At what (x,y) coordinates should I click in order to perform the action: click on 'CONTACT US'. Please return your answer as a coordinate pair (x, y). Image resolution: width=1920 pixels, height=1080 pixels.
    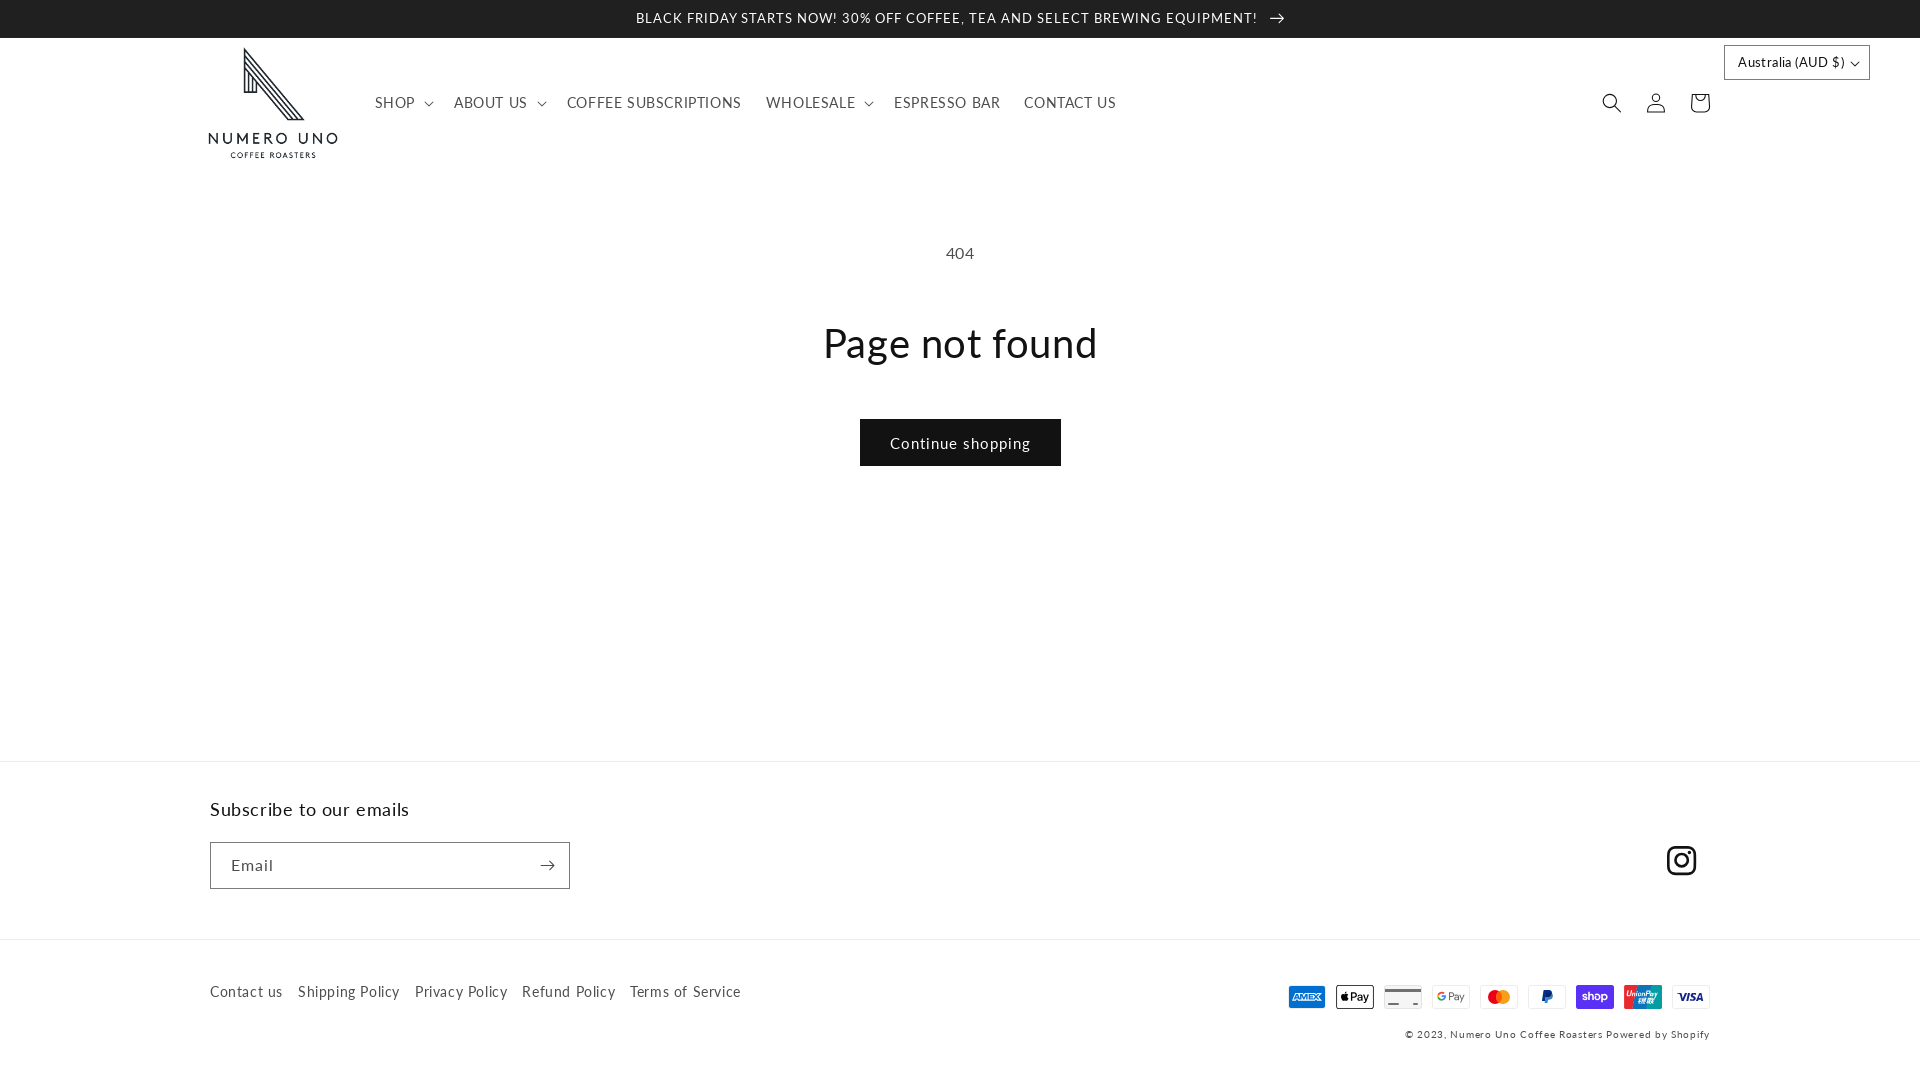
    Looking at the image, I should click on (1012, 103).